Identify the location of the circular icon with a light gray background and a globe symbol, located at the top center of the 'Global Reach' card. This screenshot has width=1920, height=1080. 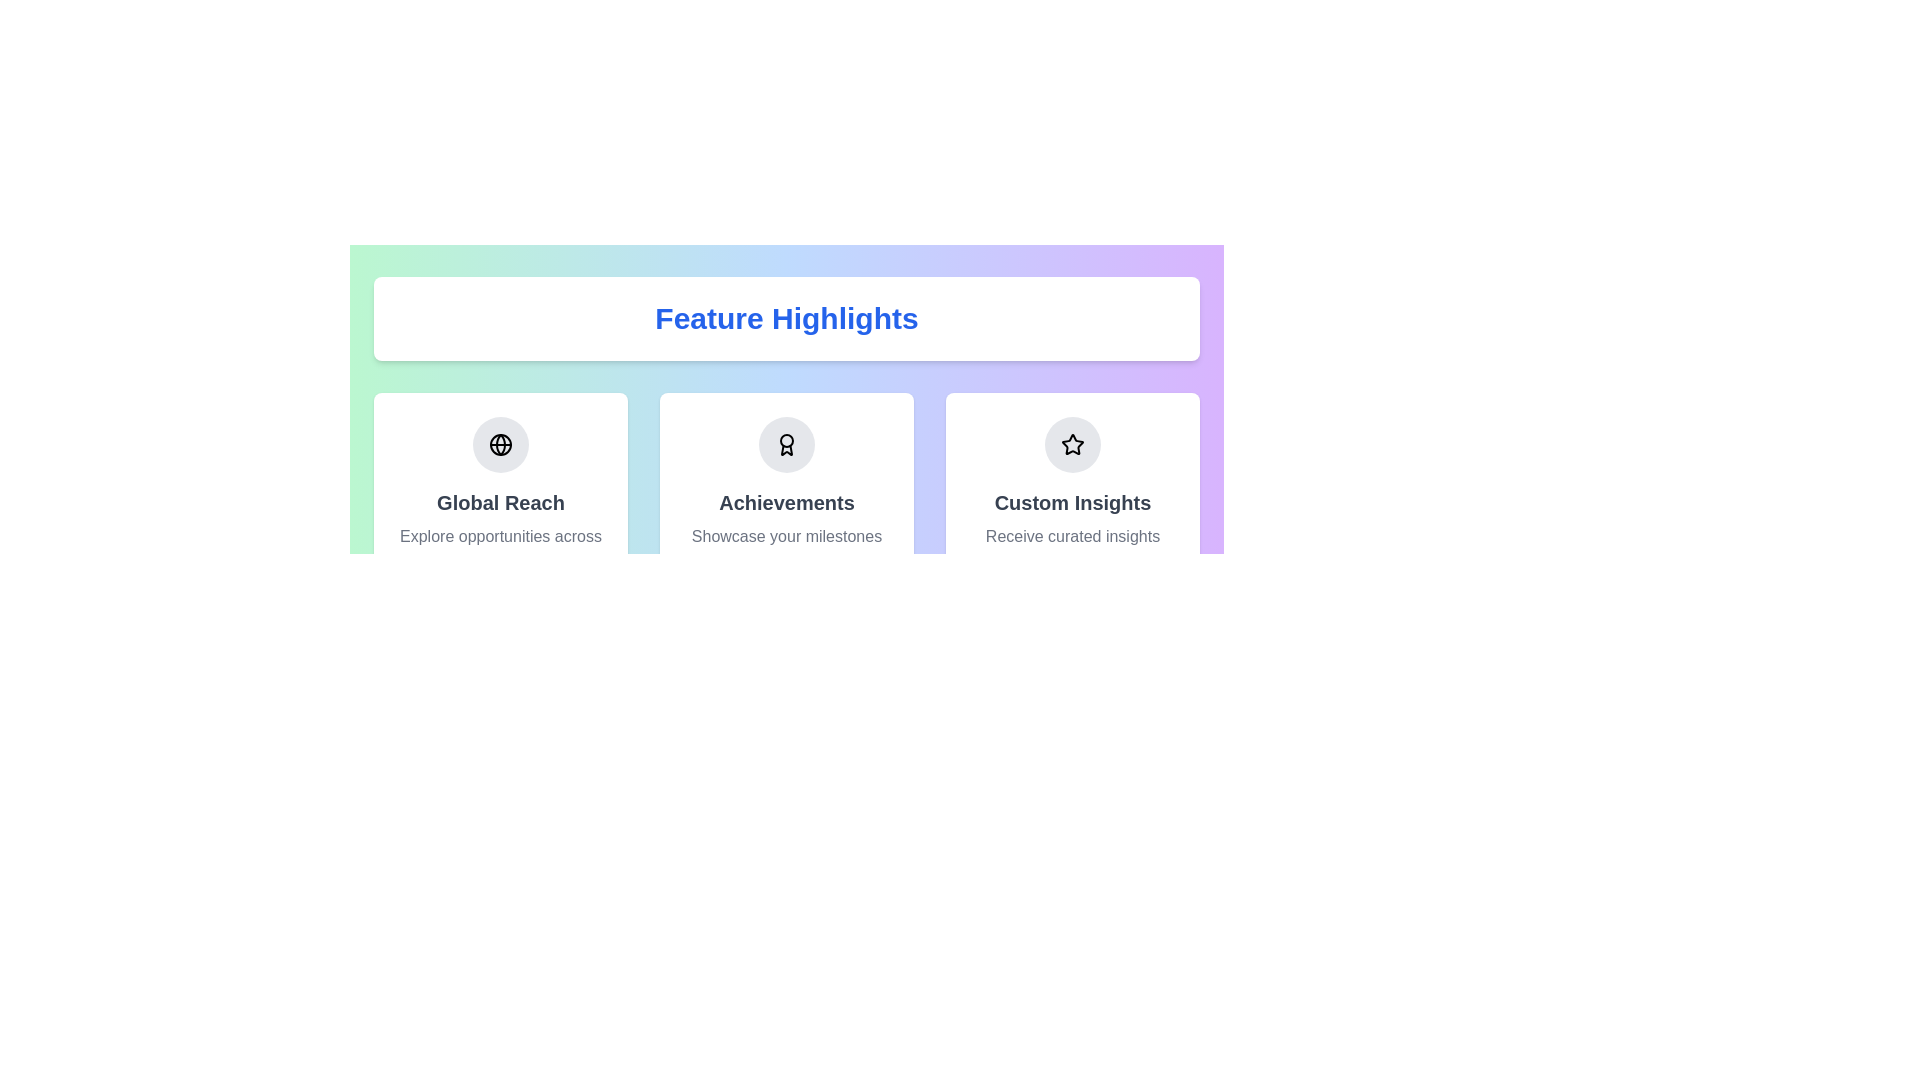
(500, 443).